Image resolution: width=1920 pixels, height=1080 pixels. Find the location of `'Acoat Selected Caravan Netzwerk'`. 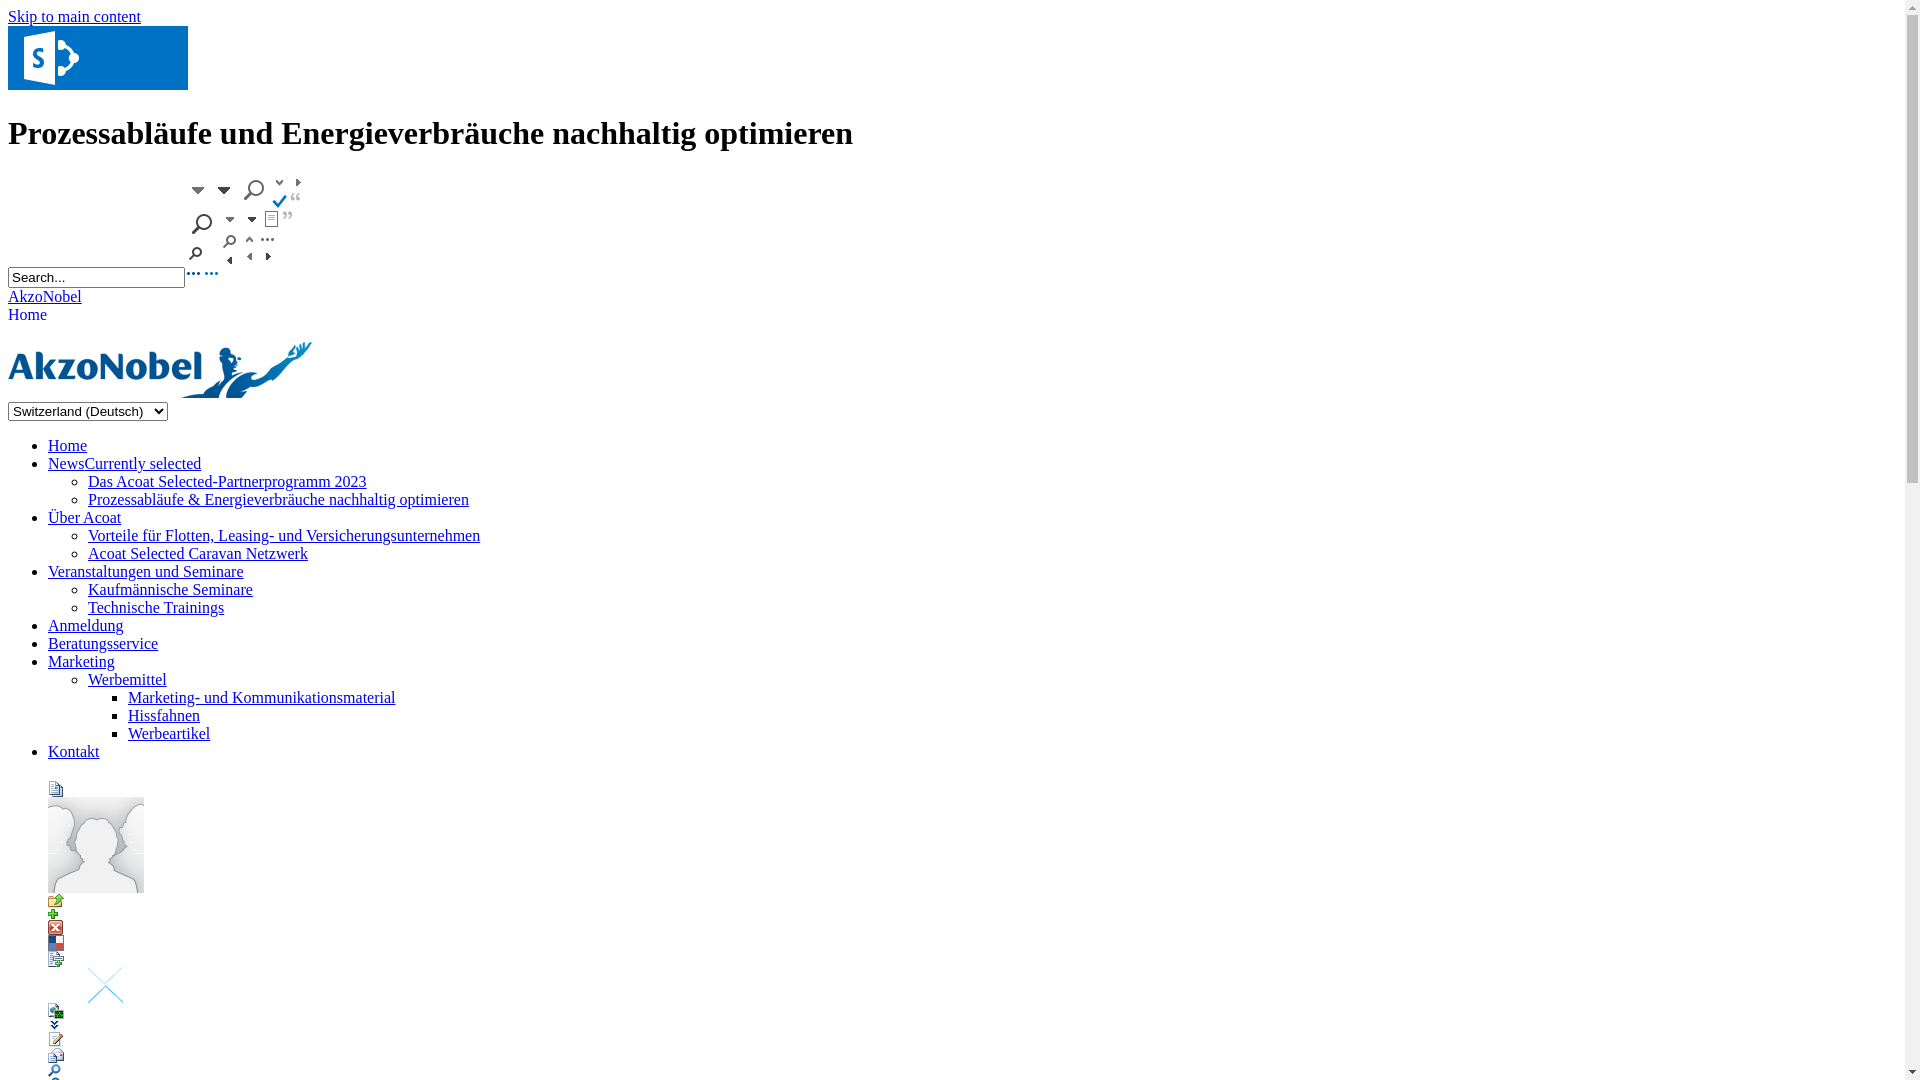

'Acoat Selected Caravan Netzwerk' is located at coordinates (86, 553).